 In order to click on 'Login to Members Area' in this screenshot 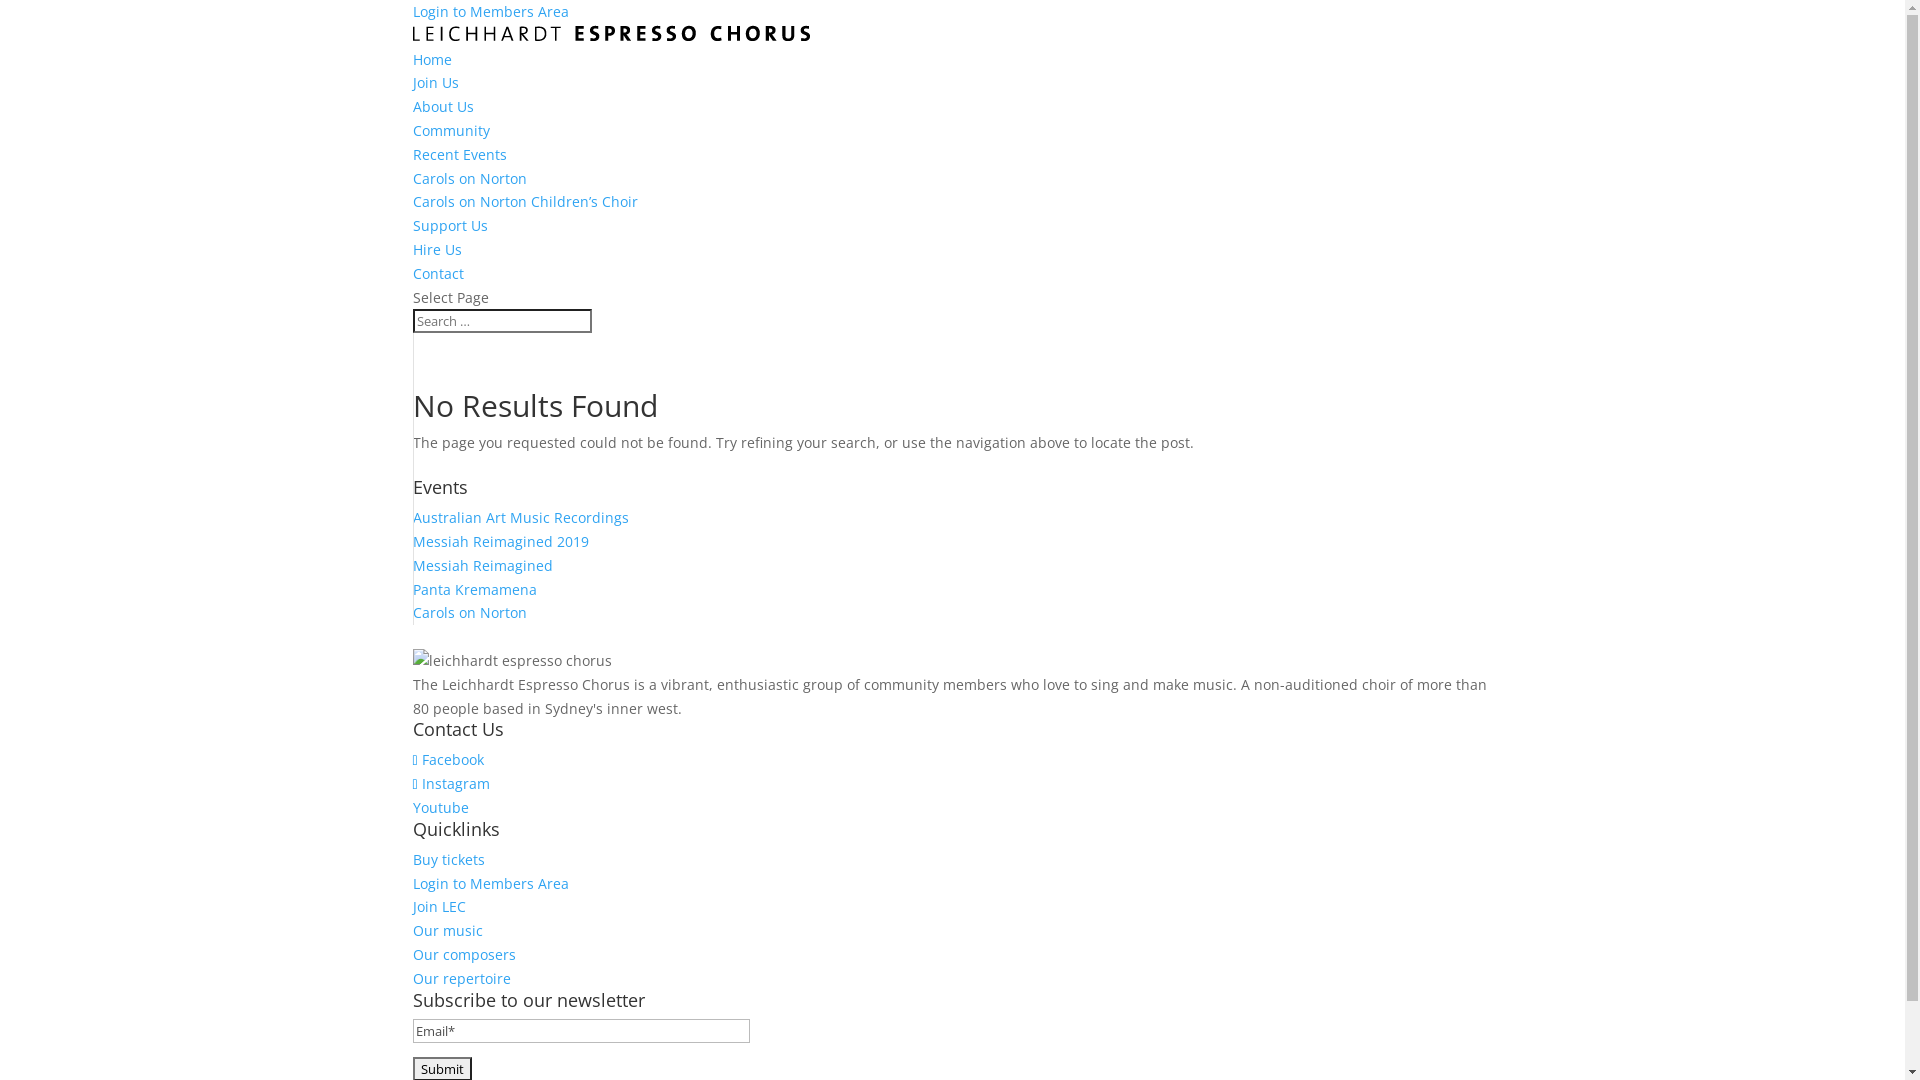, I will do `click(411, 882)`.